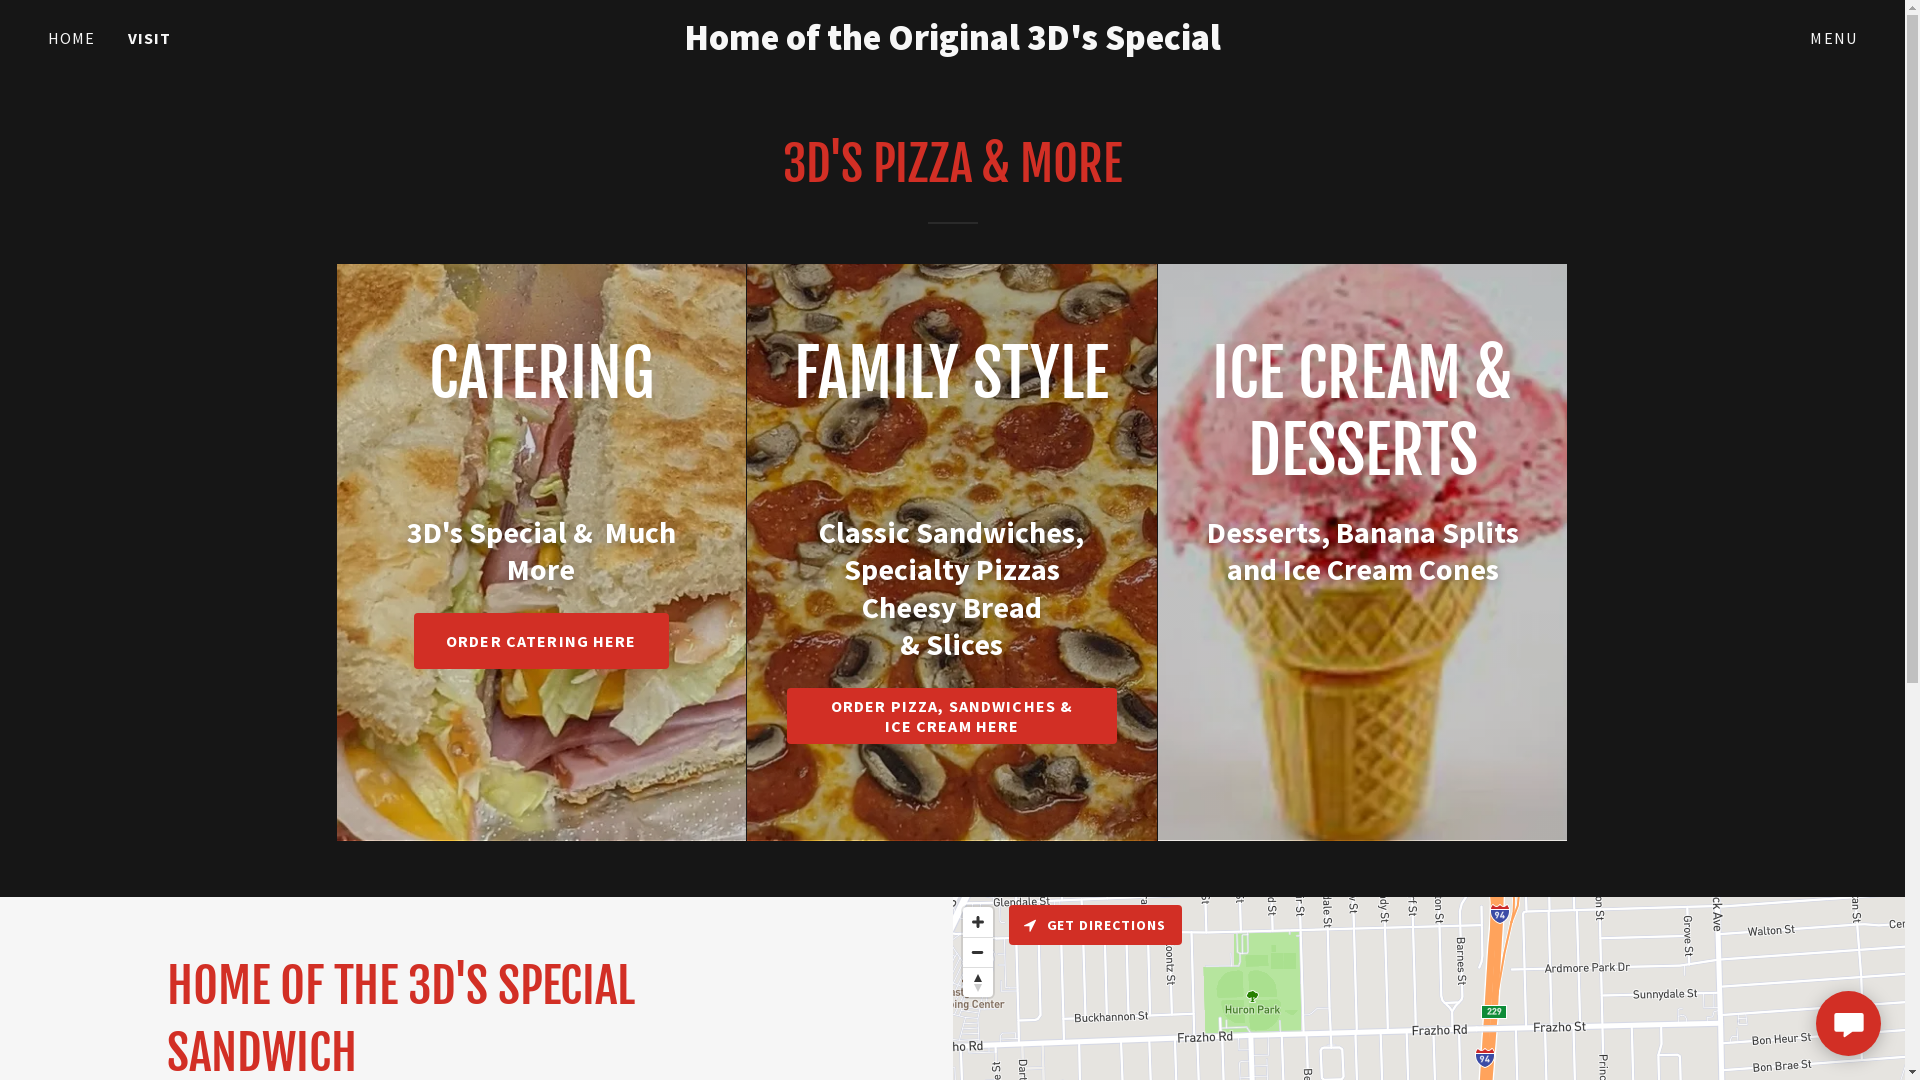  I want to click on 'Zoom in', so click(961, 921).